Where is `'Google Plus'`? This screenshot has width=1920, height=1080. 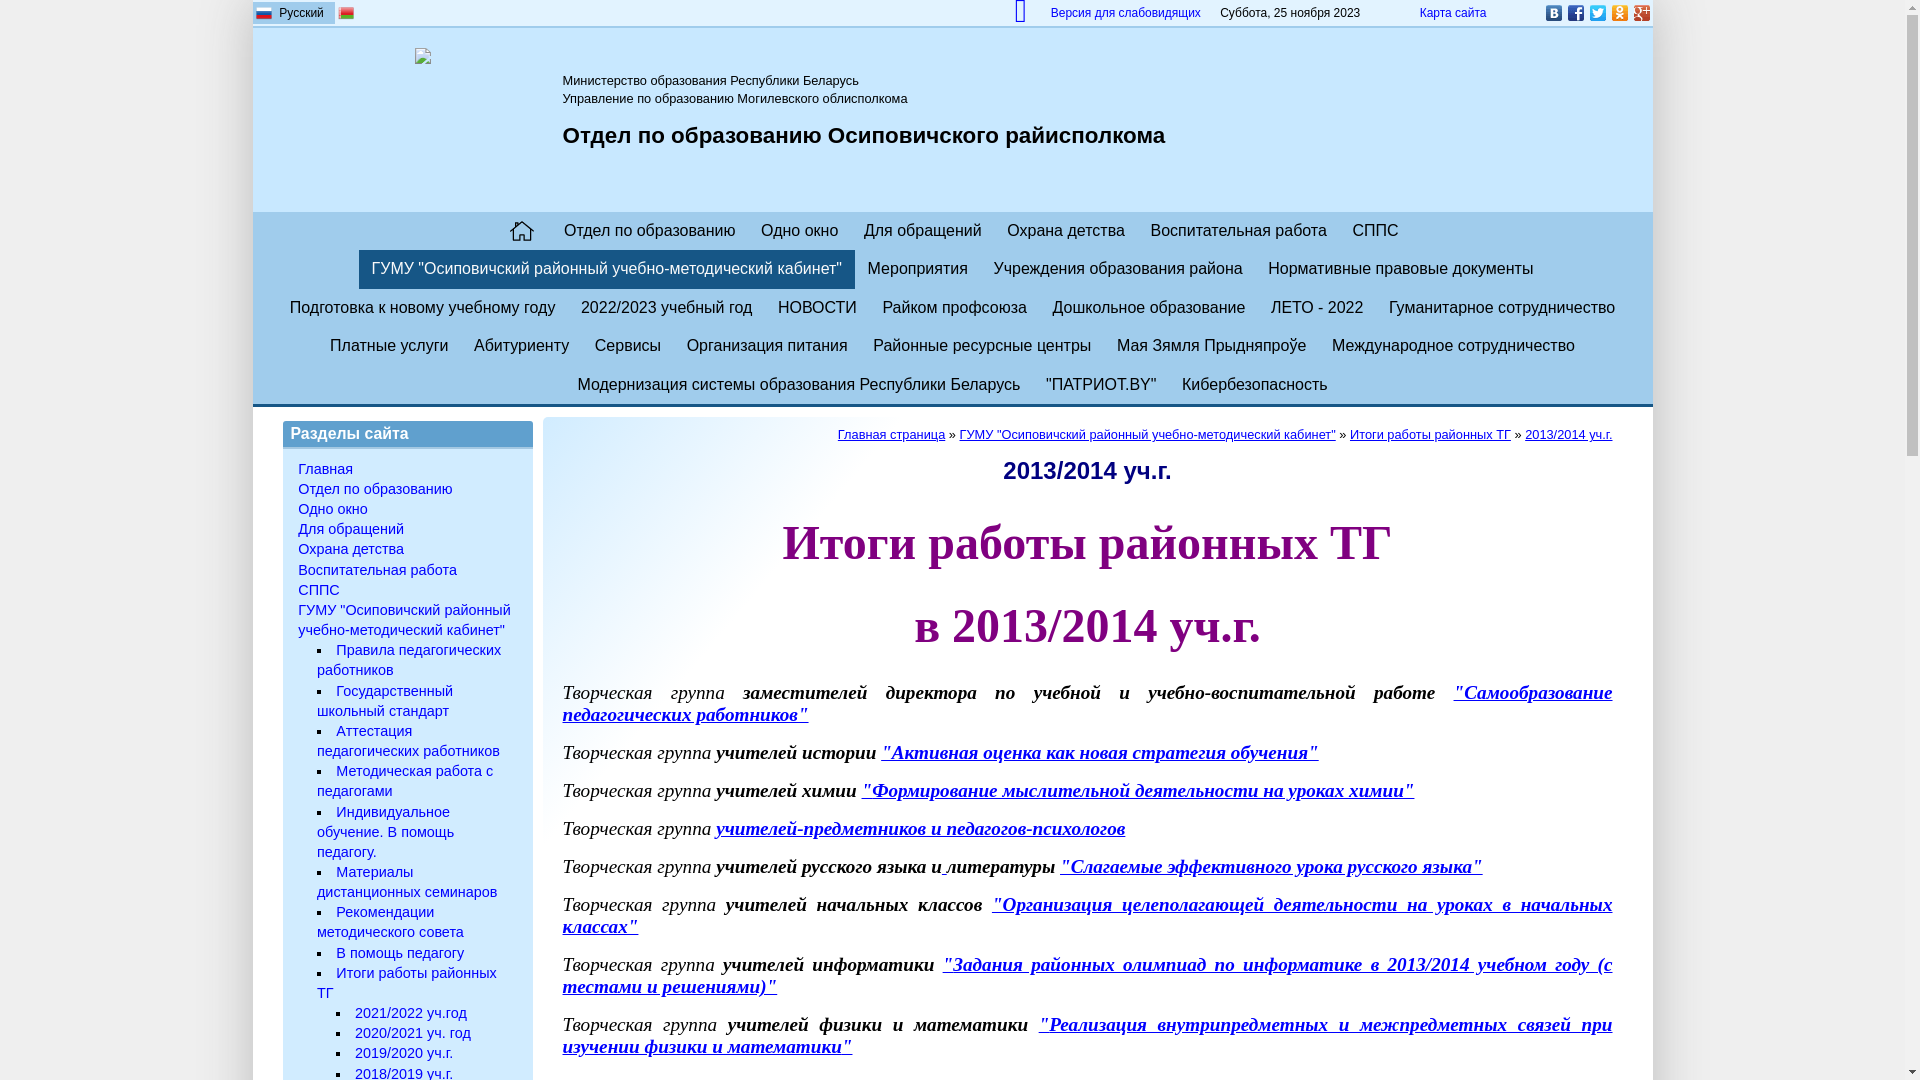 'Google Plus' is located at coordinates (1641, 12).